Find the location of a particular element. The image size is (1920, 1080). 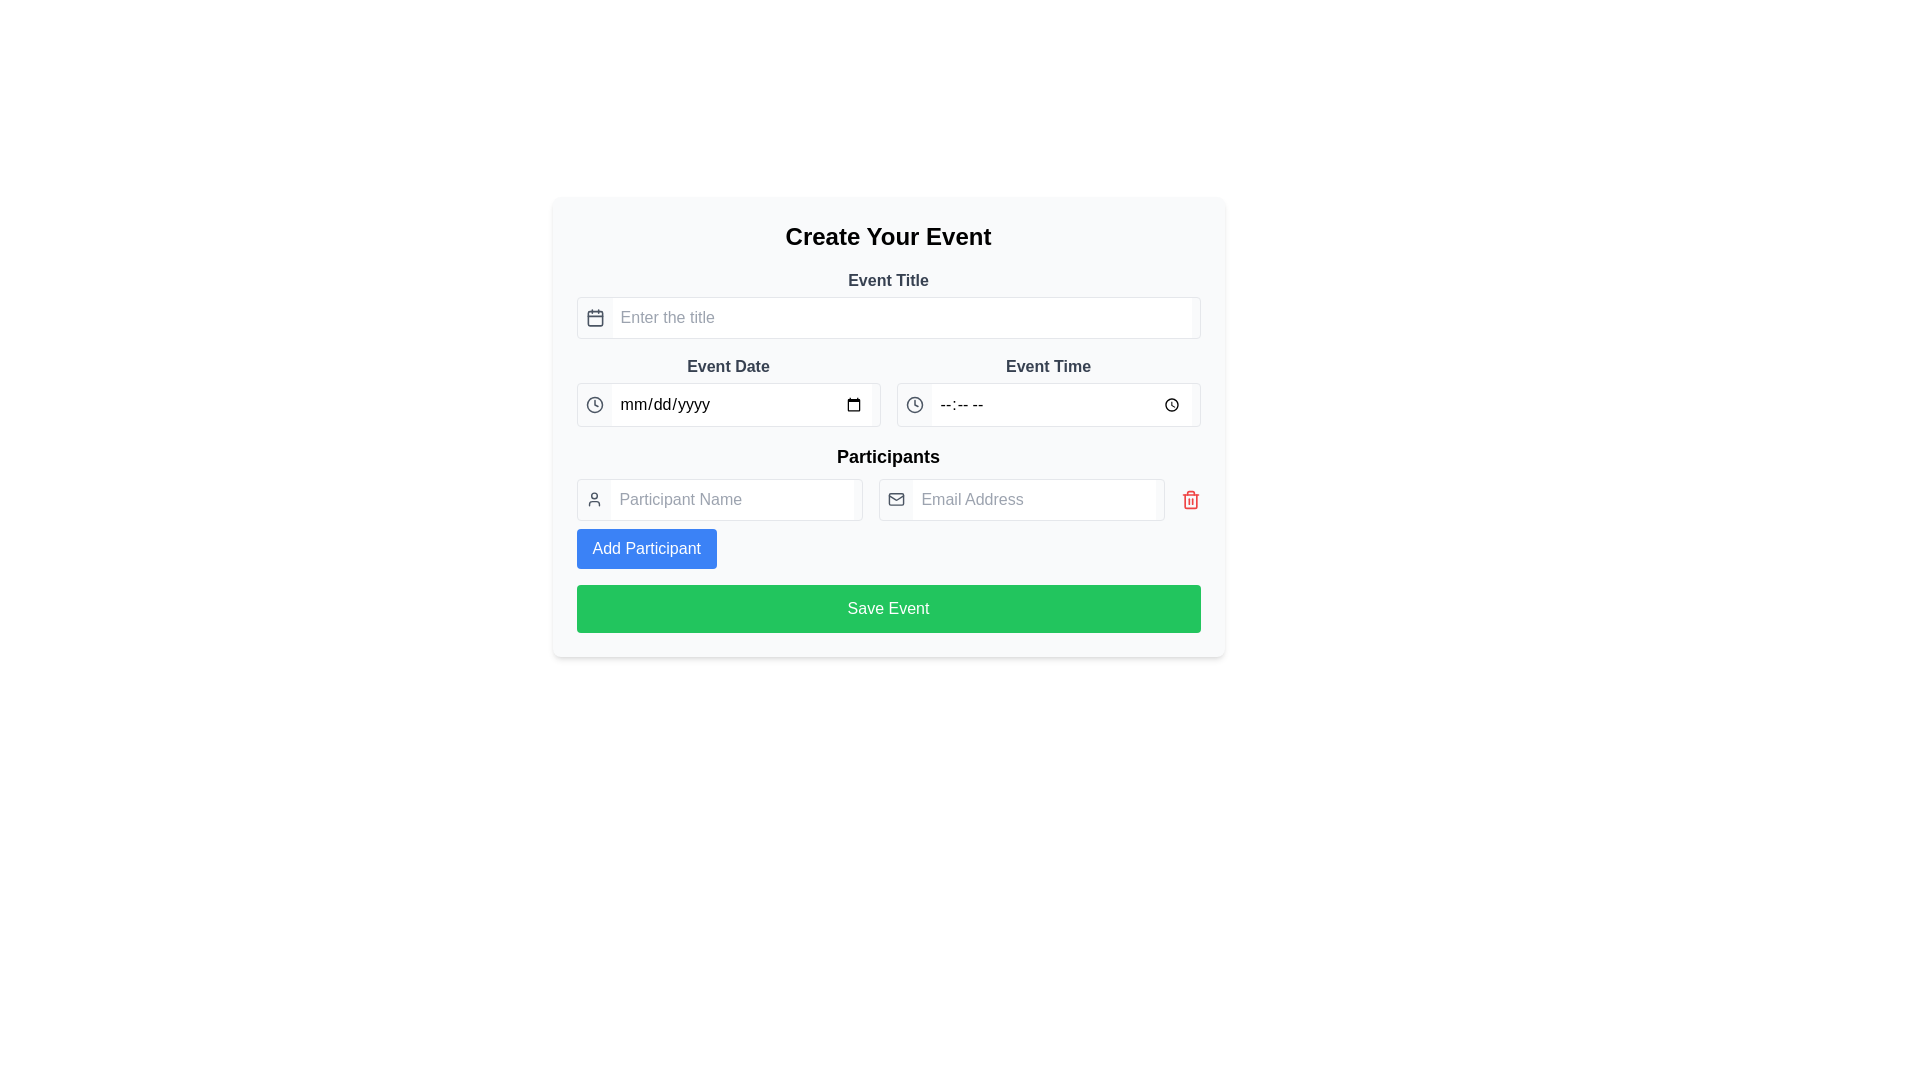

the text input field for entering a participant's name, which is located below the 'Event Date' and 'Event Time' fields and to the left of the 'Email Address' field is located at coordinates (719, 499).